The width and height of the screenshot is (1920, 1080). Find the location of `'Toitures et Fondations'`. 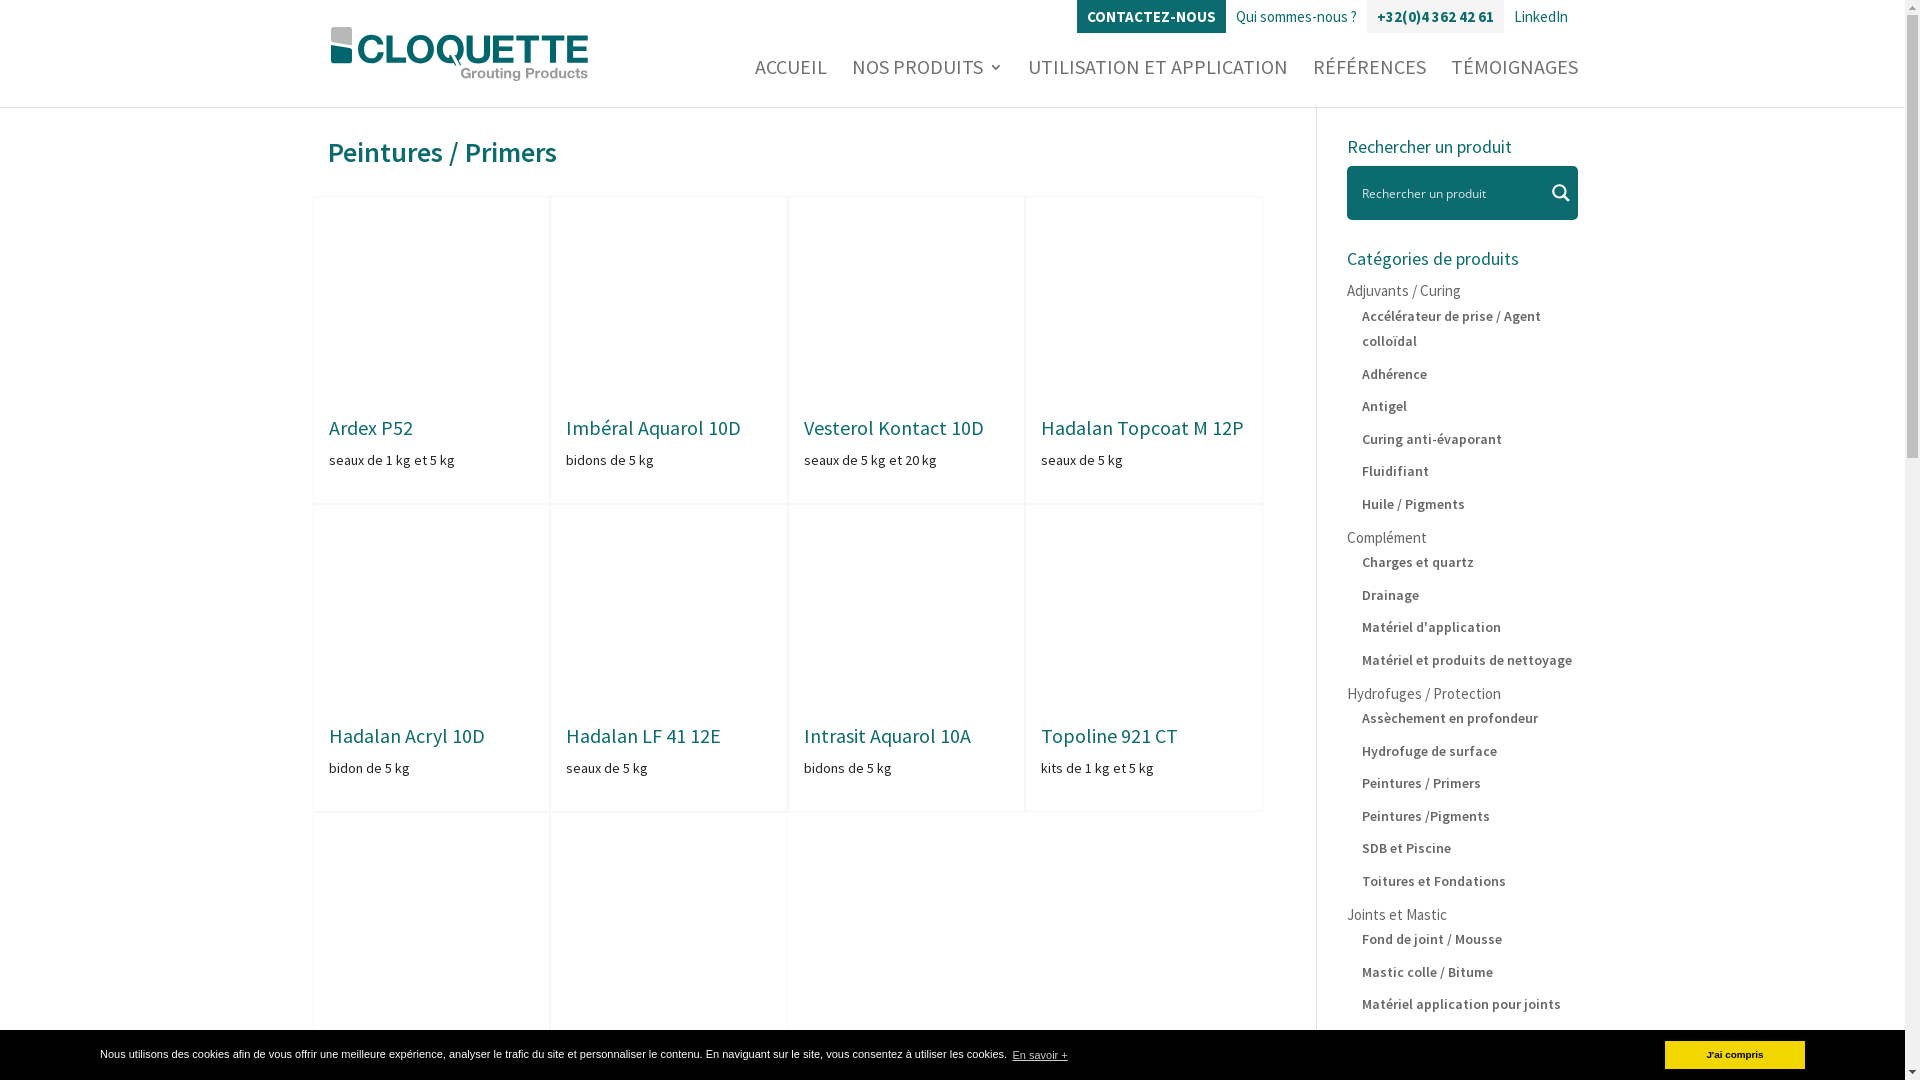

'Toitures et Fondations' is located at coordinates (1433, 879).